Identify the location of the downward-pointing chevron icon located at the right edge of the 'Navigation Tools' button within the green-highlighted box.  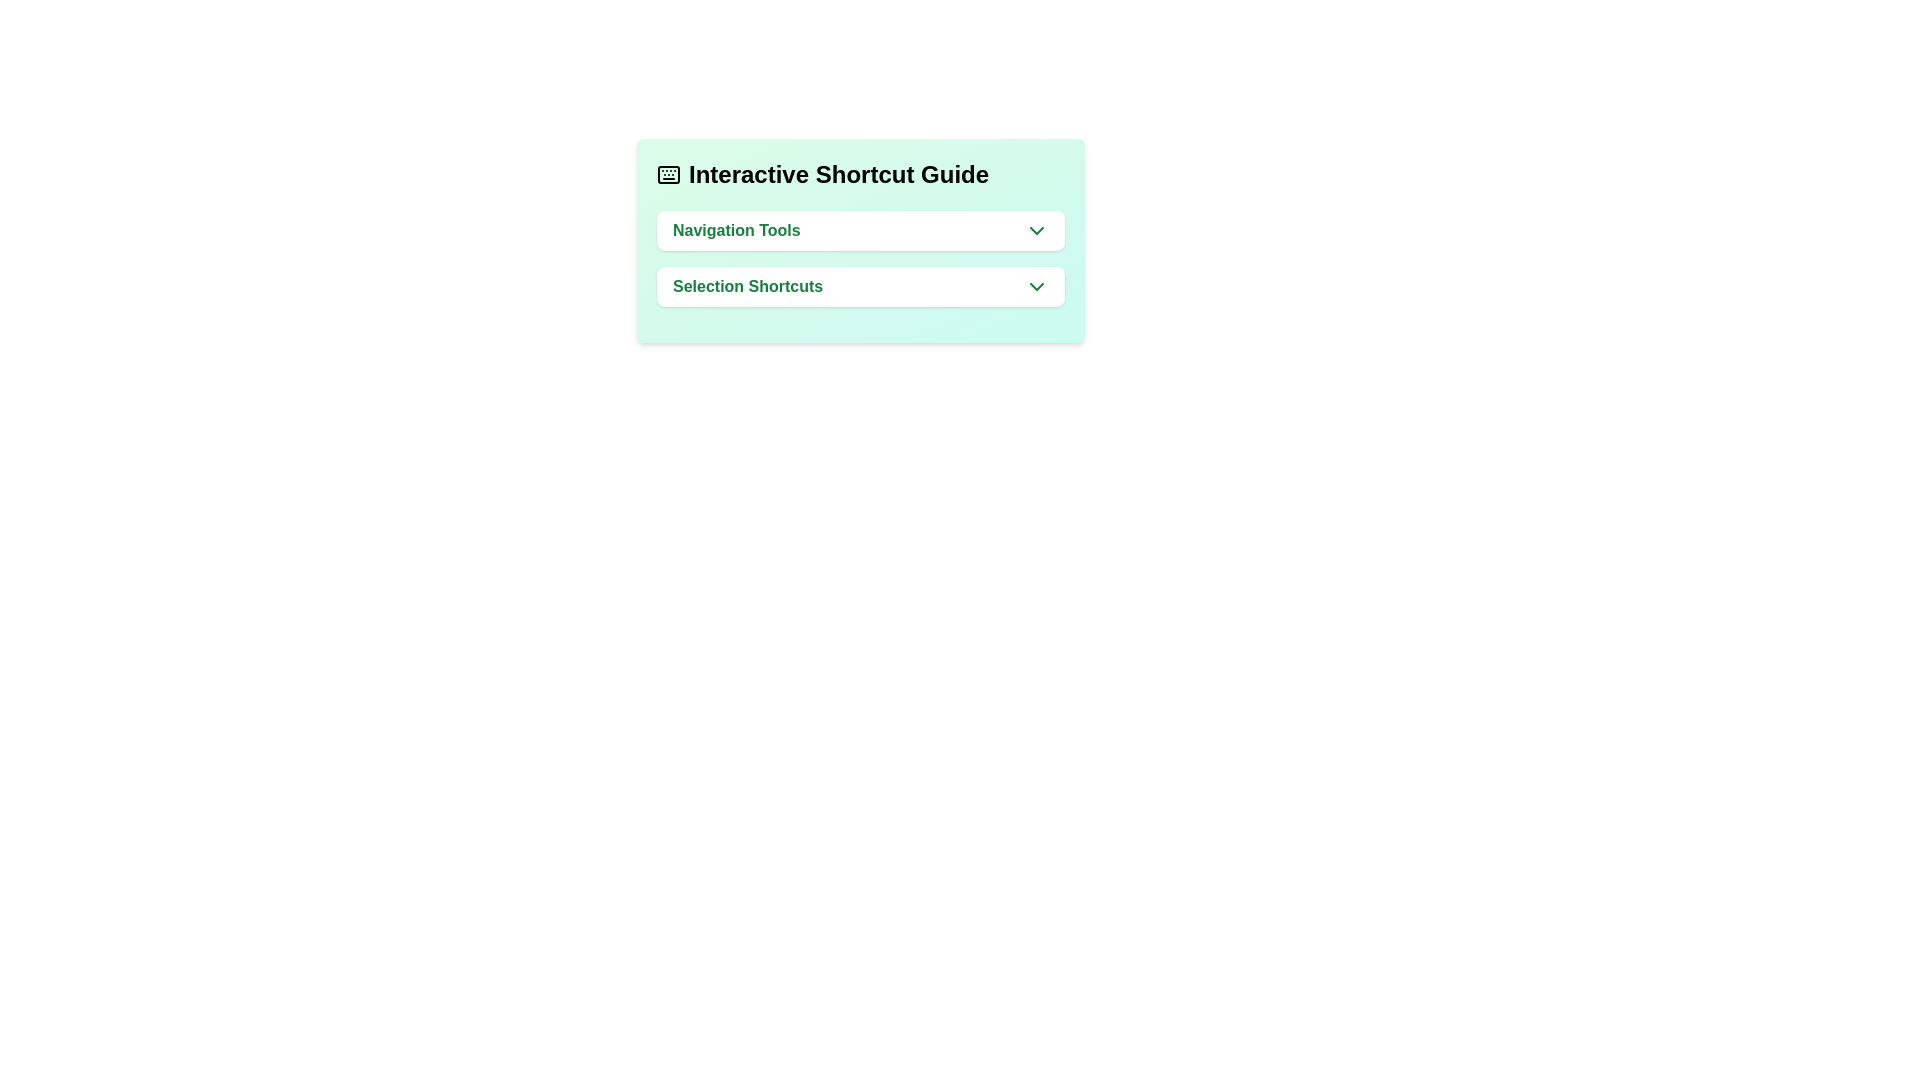
(1036, 230).